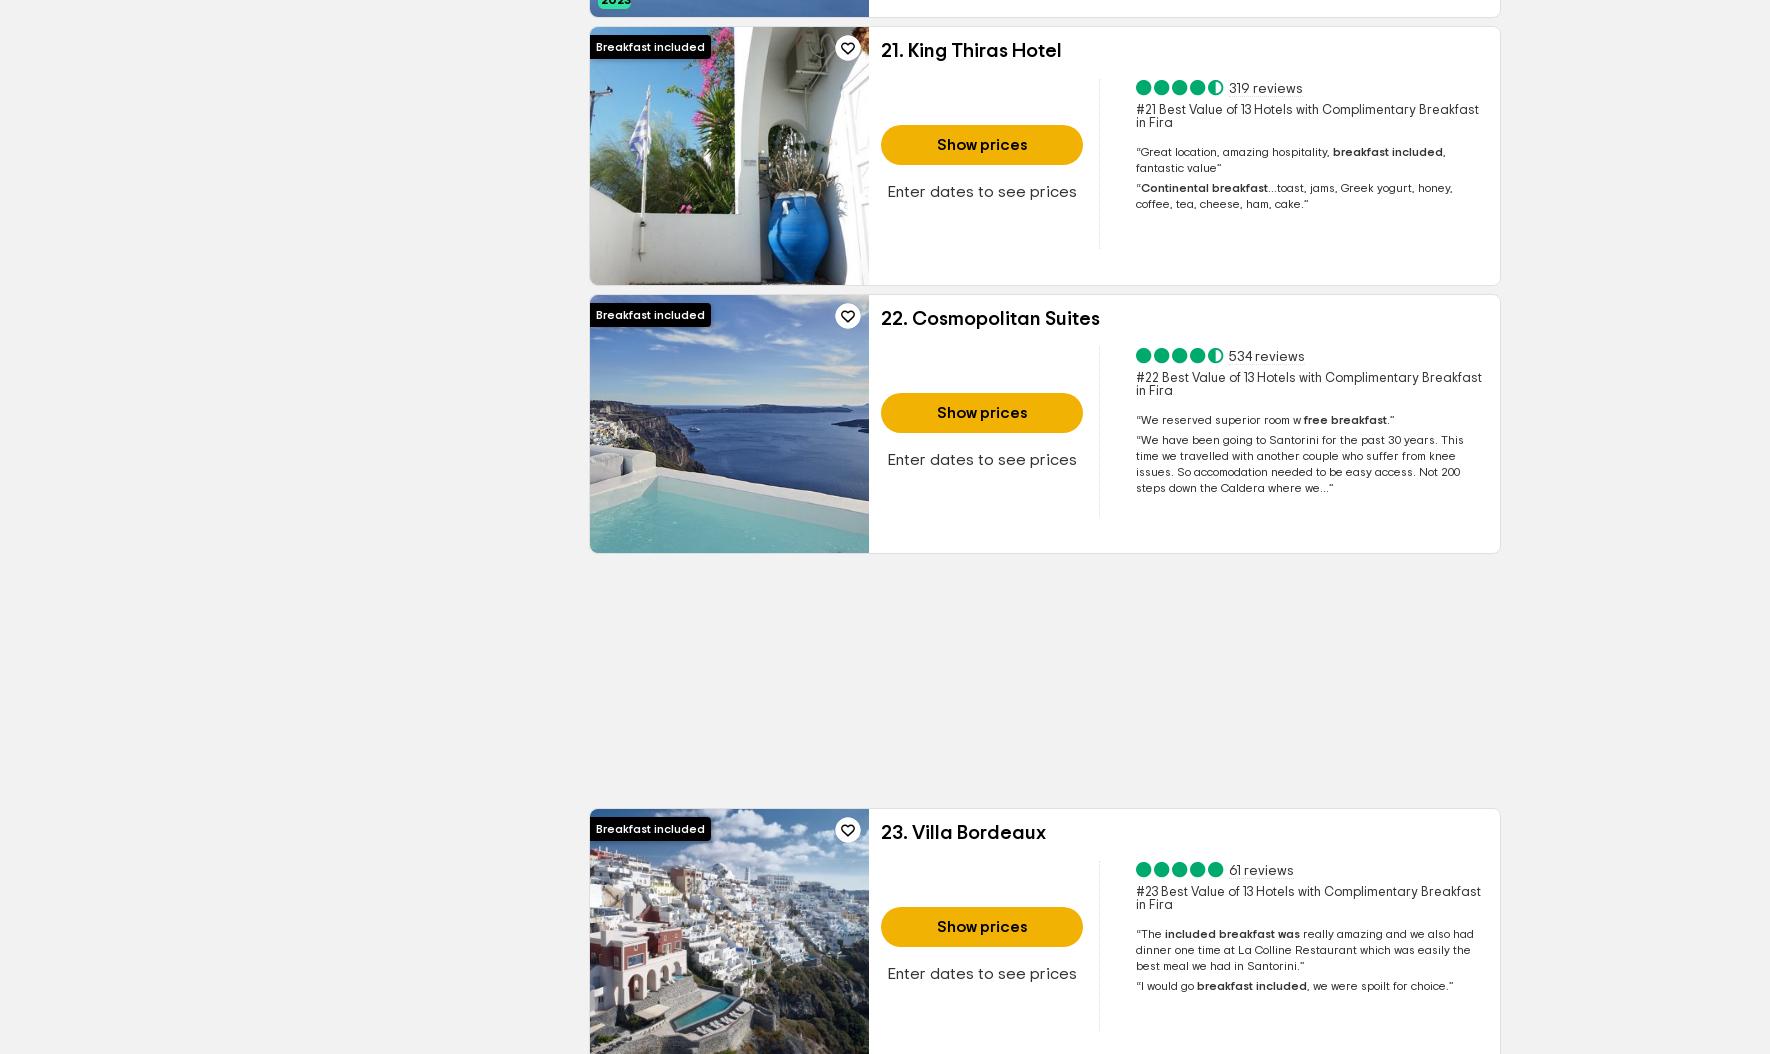 The width and height of the screenshot is (1770, 1054). What do you see at coordinates (1387, 419) in the screenshot?
I see `'.'` at bounding box center [1387, 419].